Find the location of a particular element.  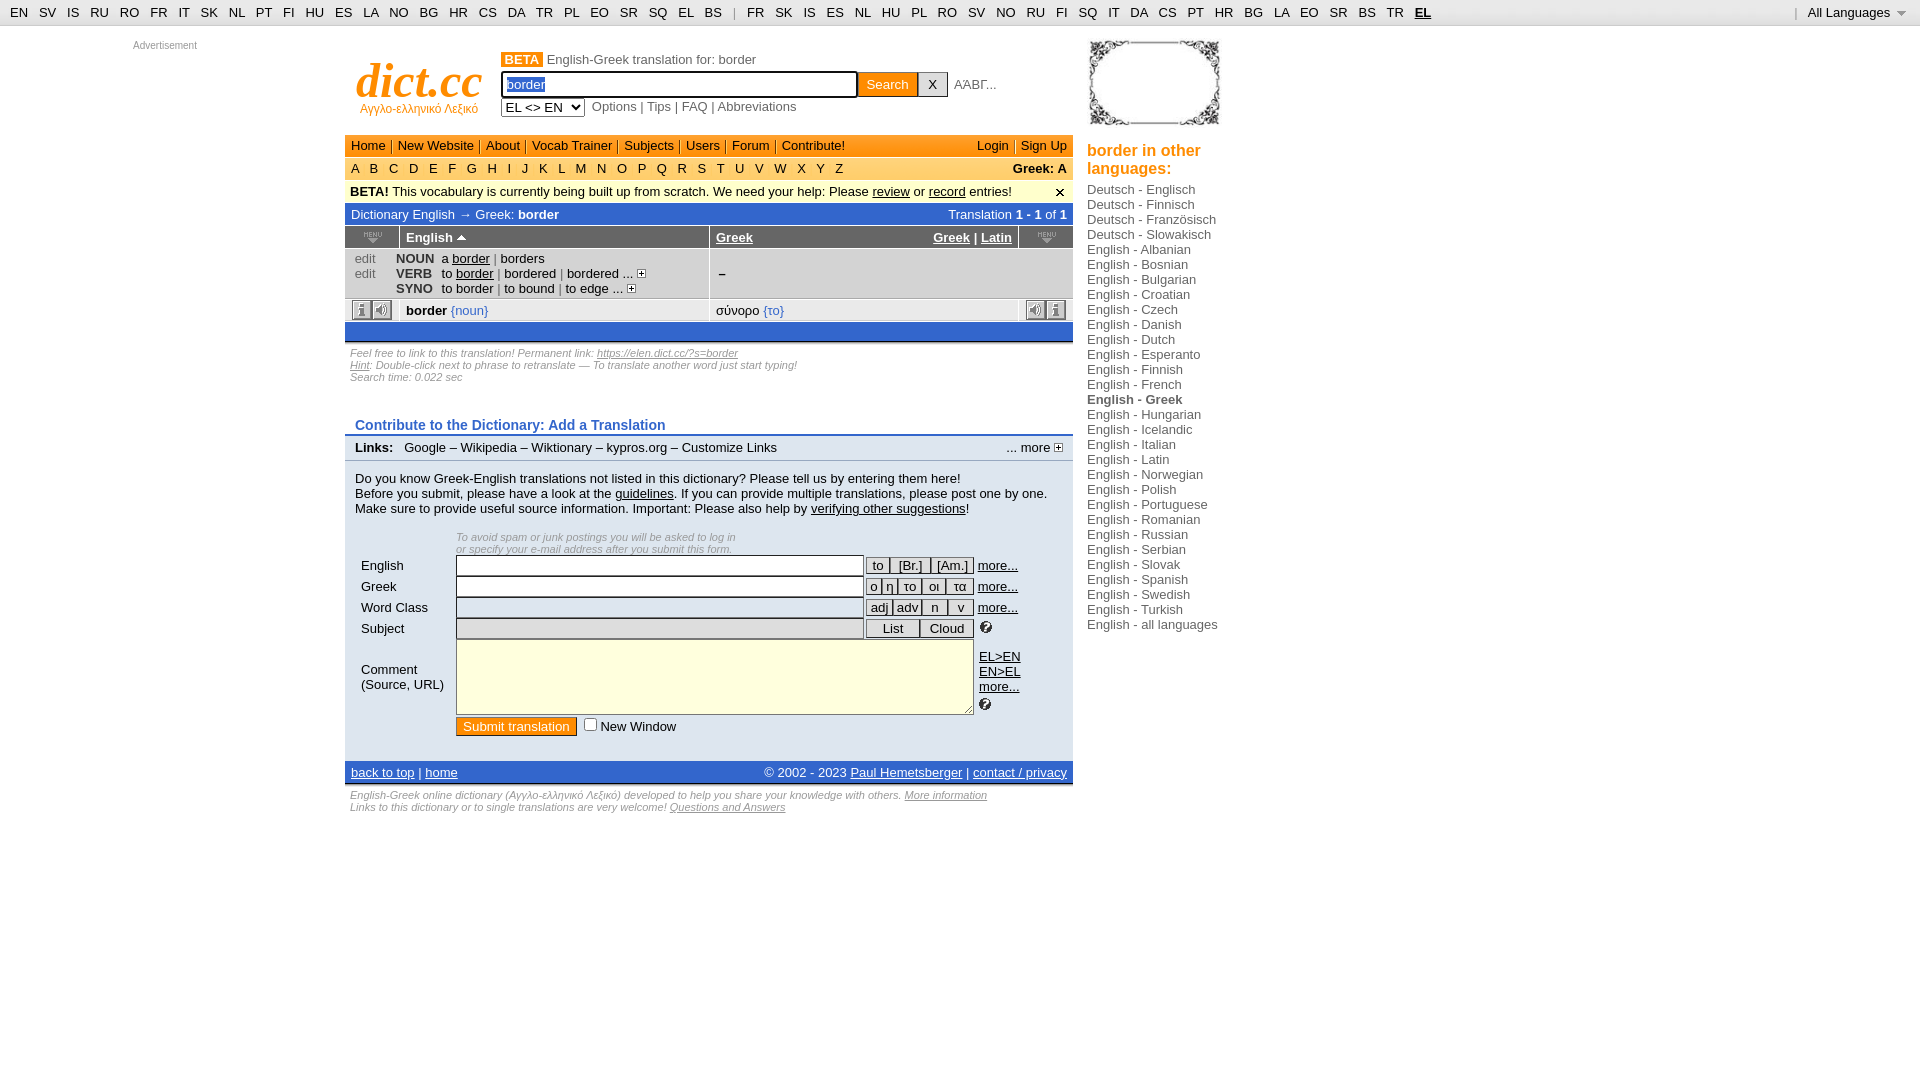

'Subjects' is located at coordinates (648, 144).